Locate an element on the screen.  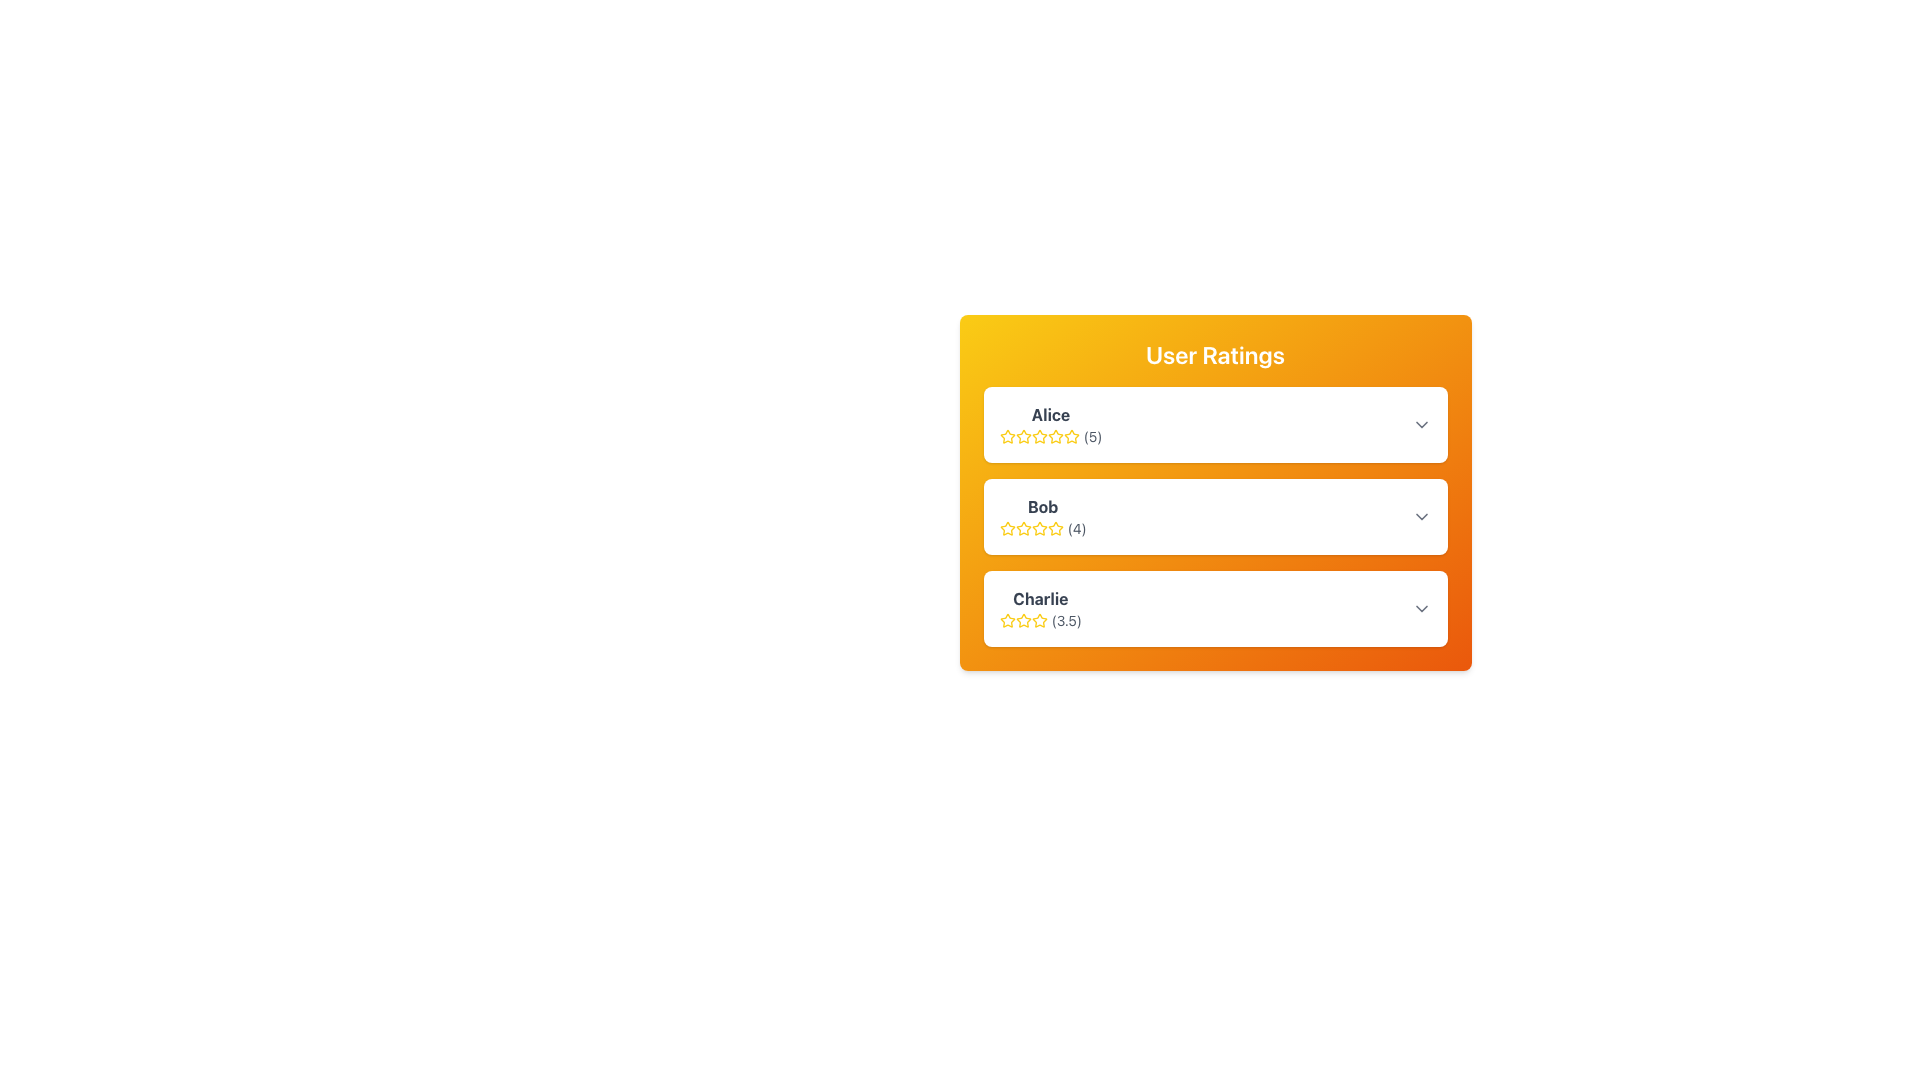
the second star in the rating group for user 'Bob', which represents the rating value in the user ratings section is located at coordinates (1023, 527).